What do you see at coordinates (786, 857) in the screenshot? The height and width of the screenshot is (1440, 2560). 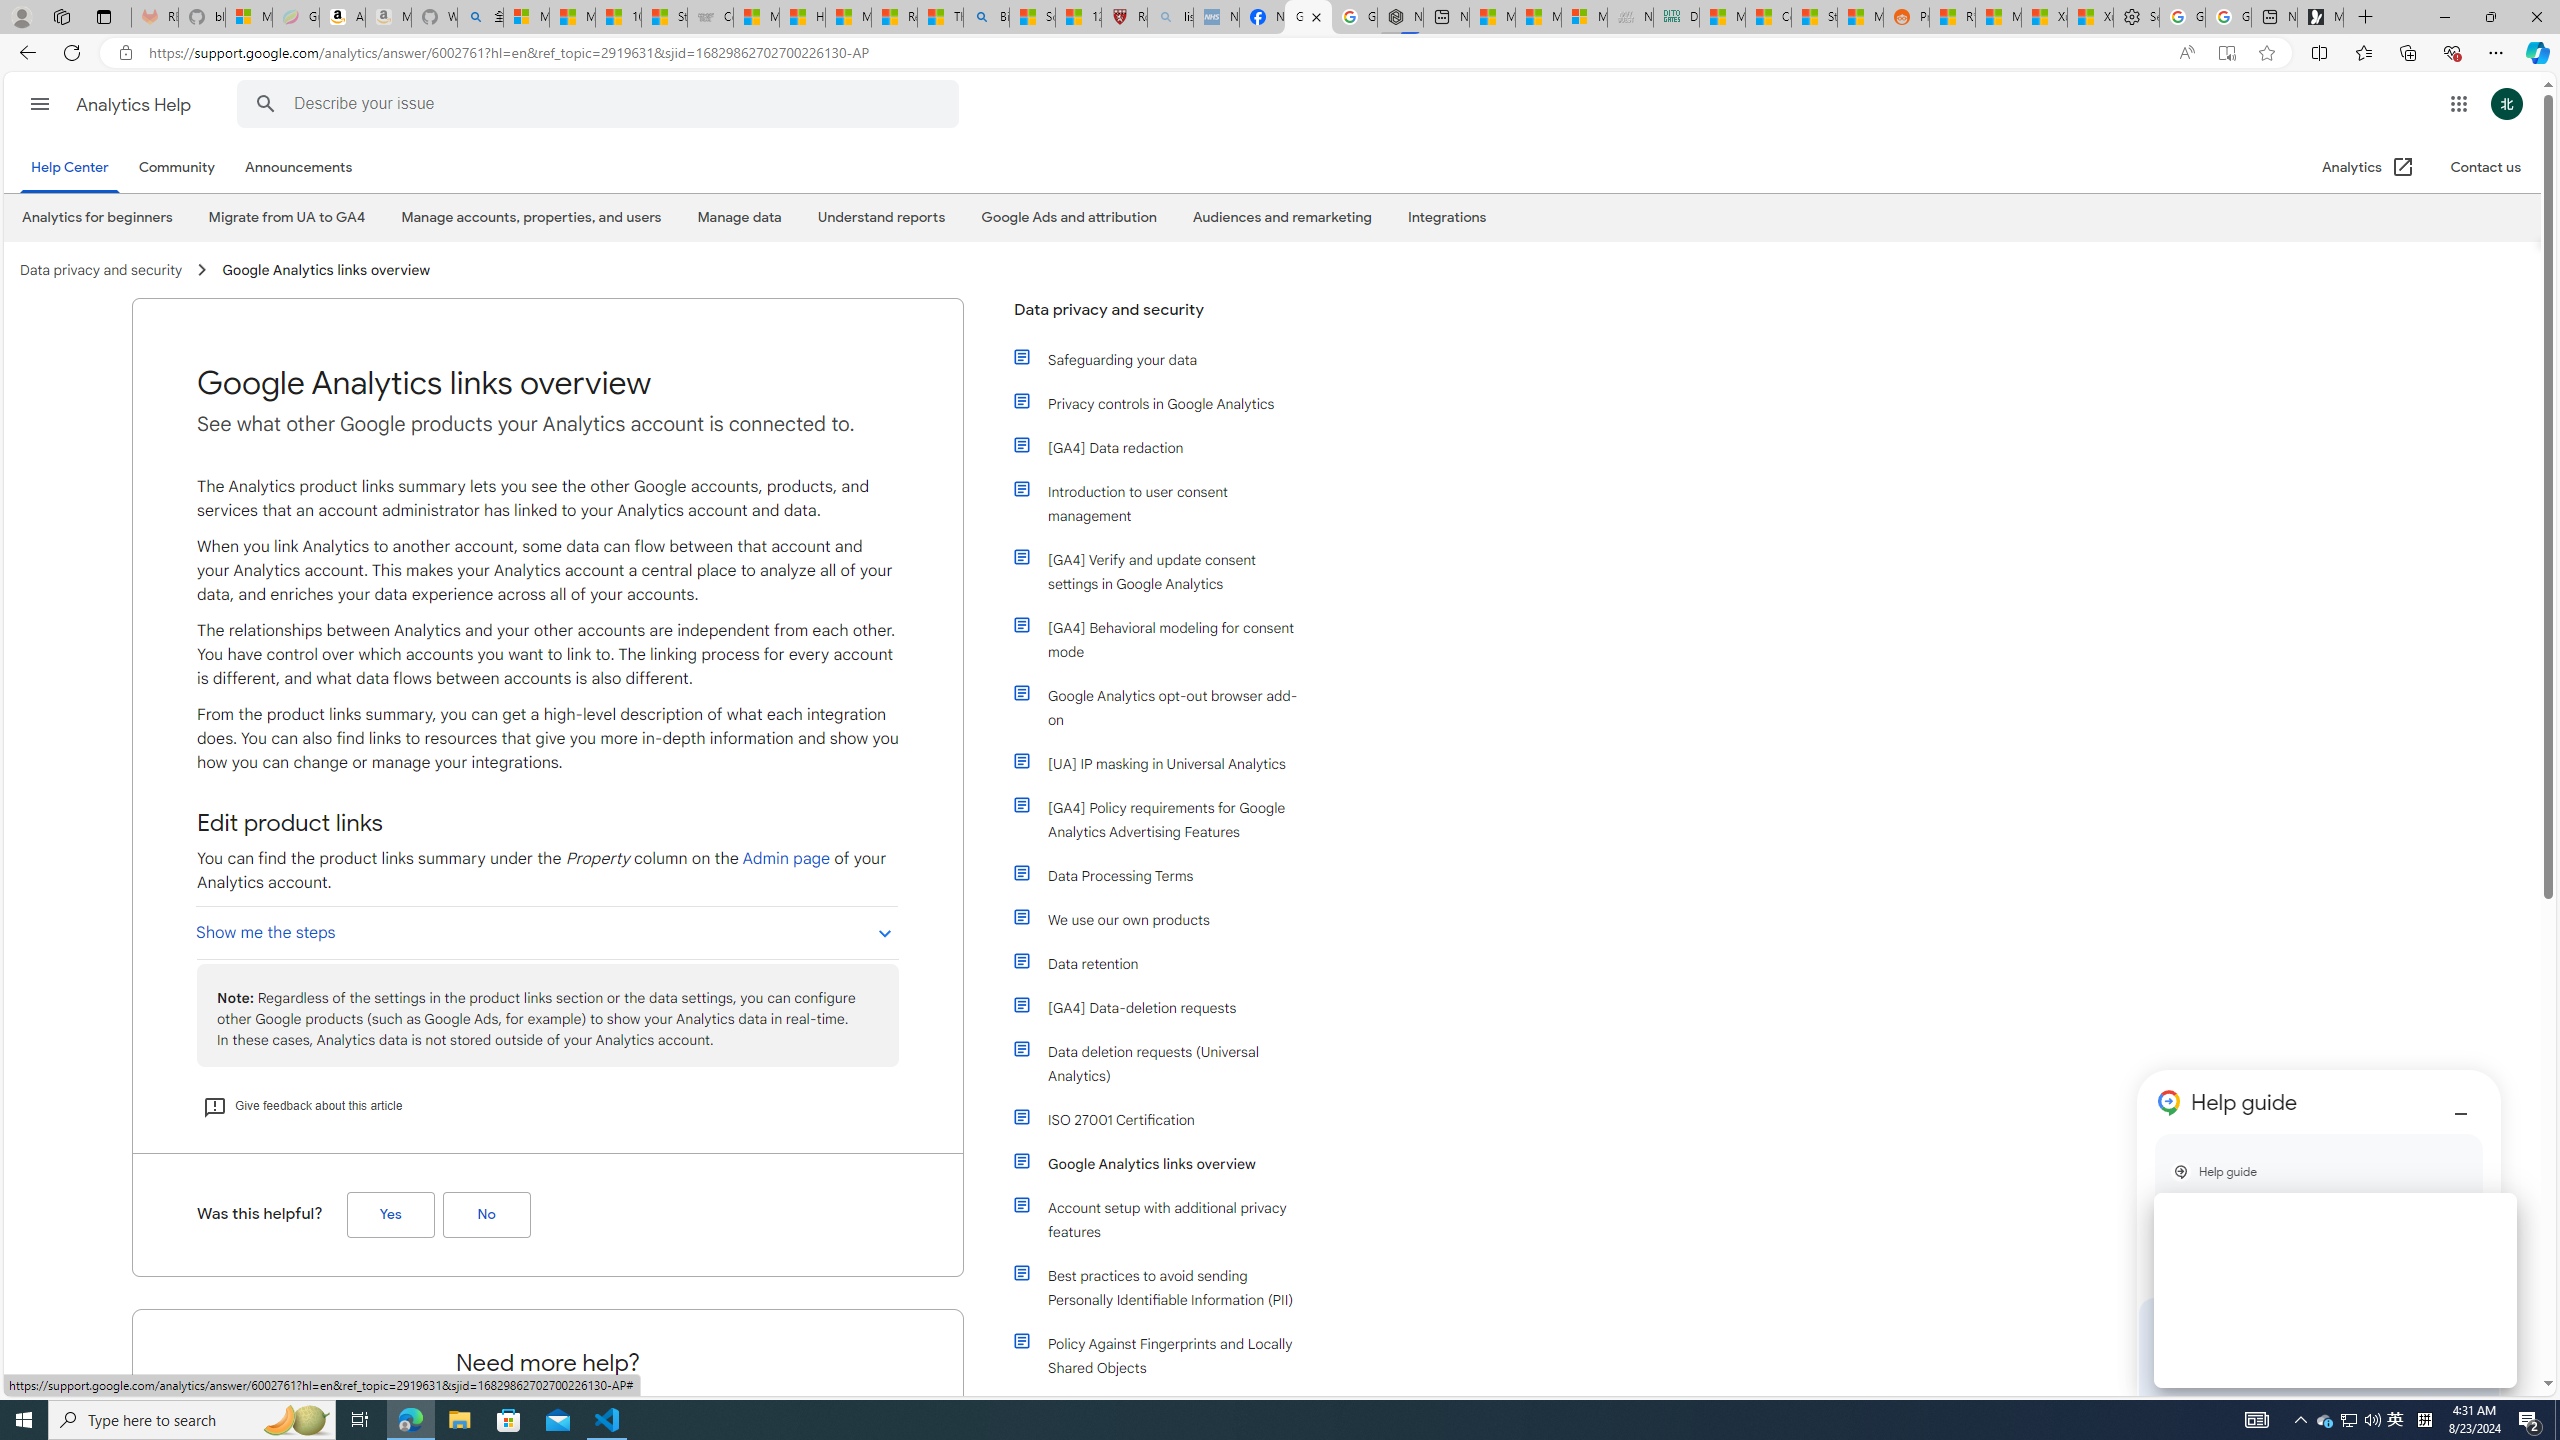 I see `'Admin page'` at bounding box center [786, 857].